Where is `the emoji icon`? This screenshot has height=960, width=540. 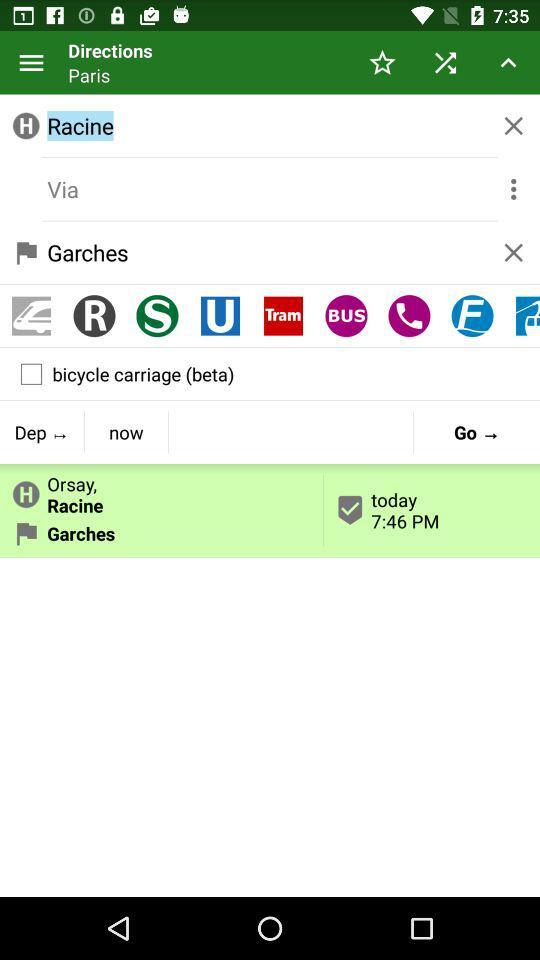 the emoji icon is located at coordinates (345, 338).